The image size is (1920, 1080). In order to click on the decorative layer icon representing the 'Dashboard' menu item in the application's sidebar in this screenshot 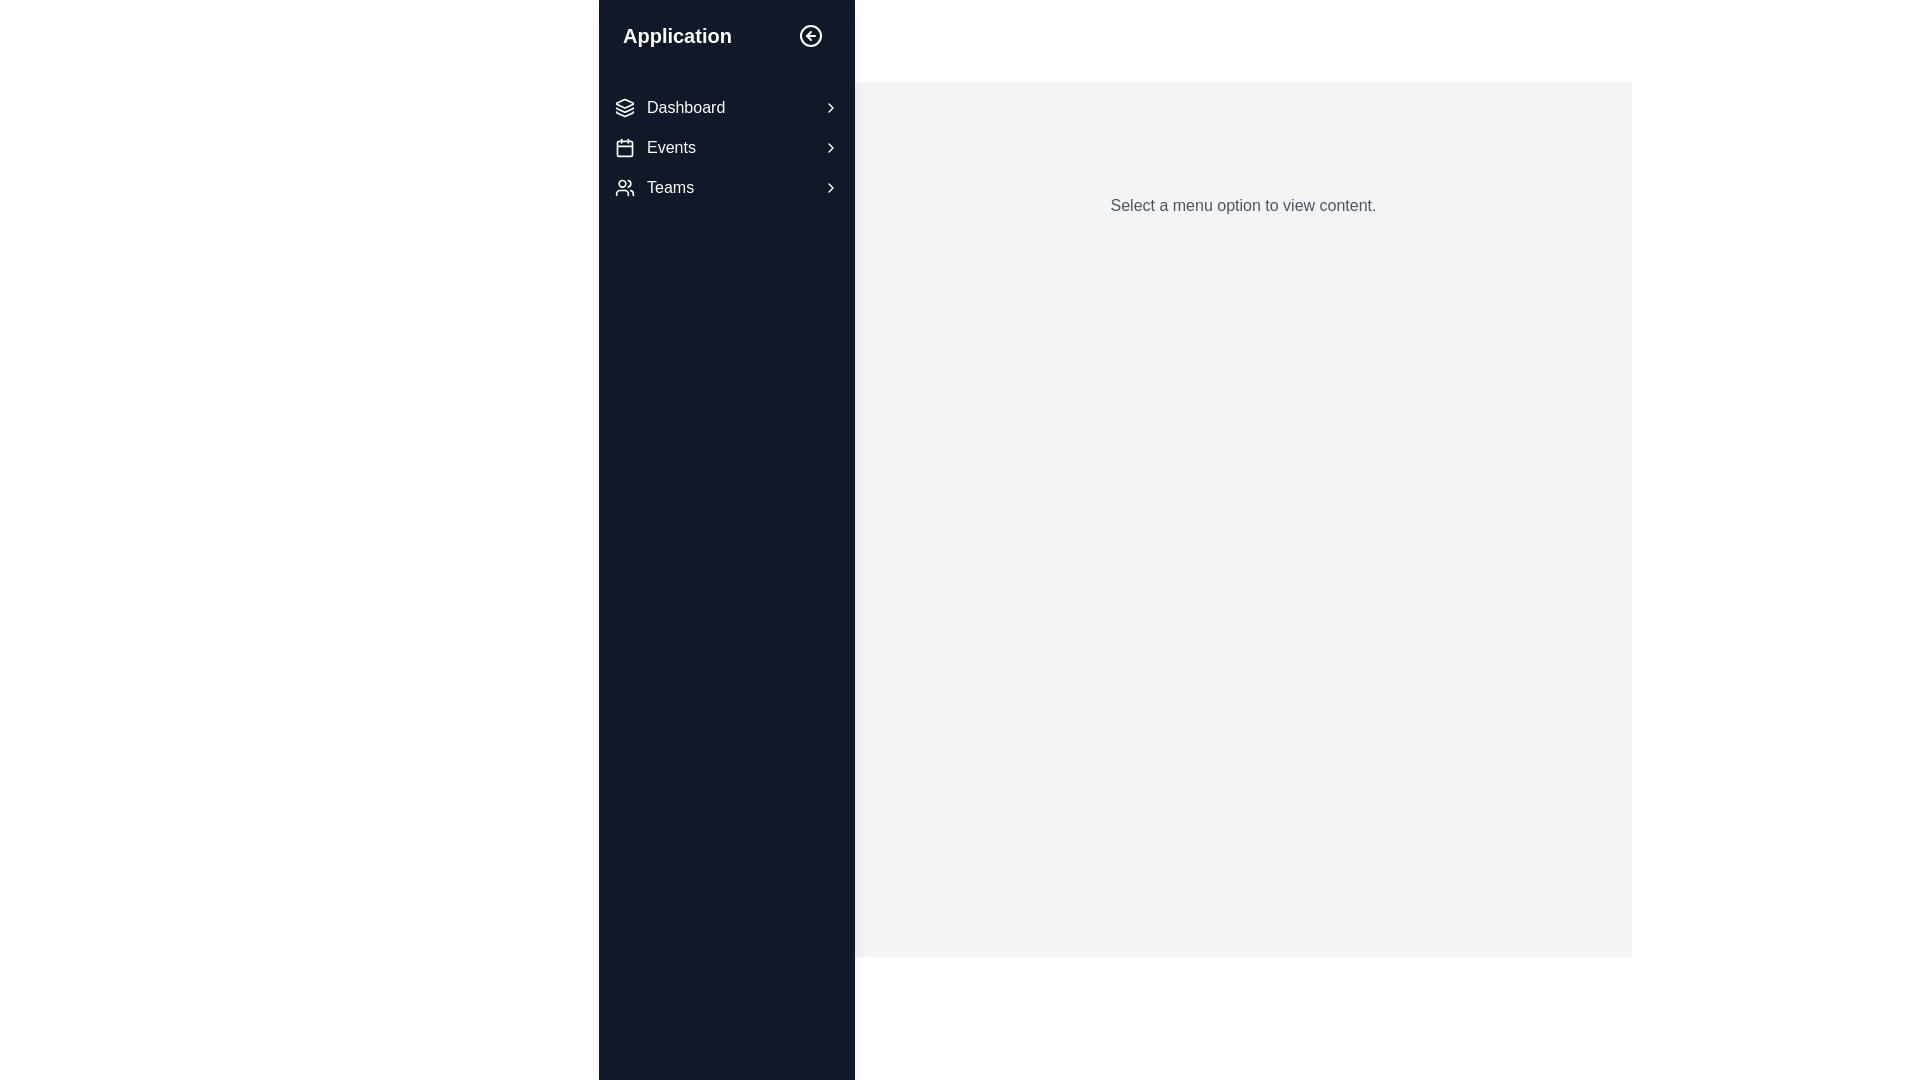, I will do `click(623, 103)`.